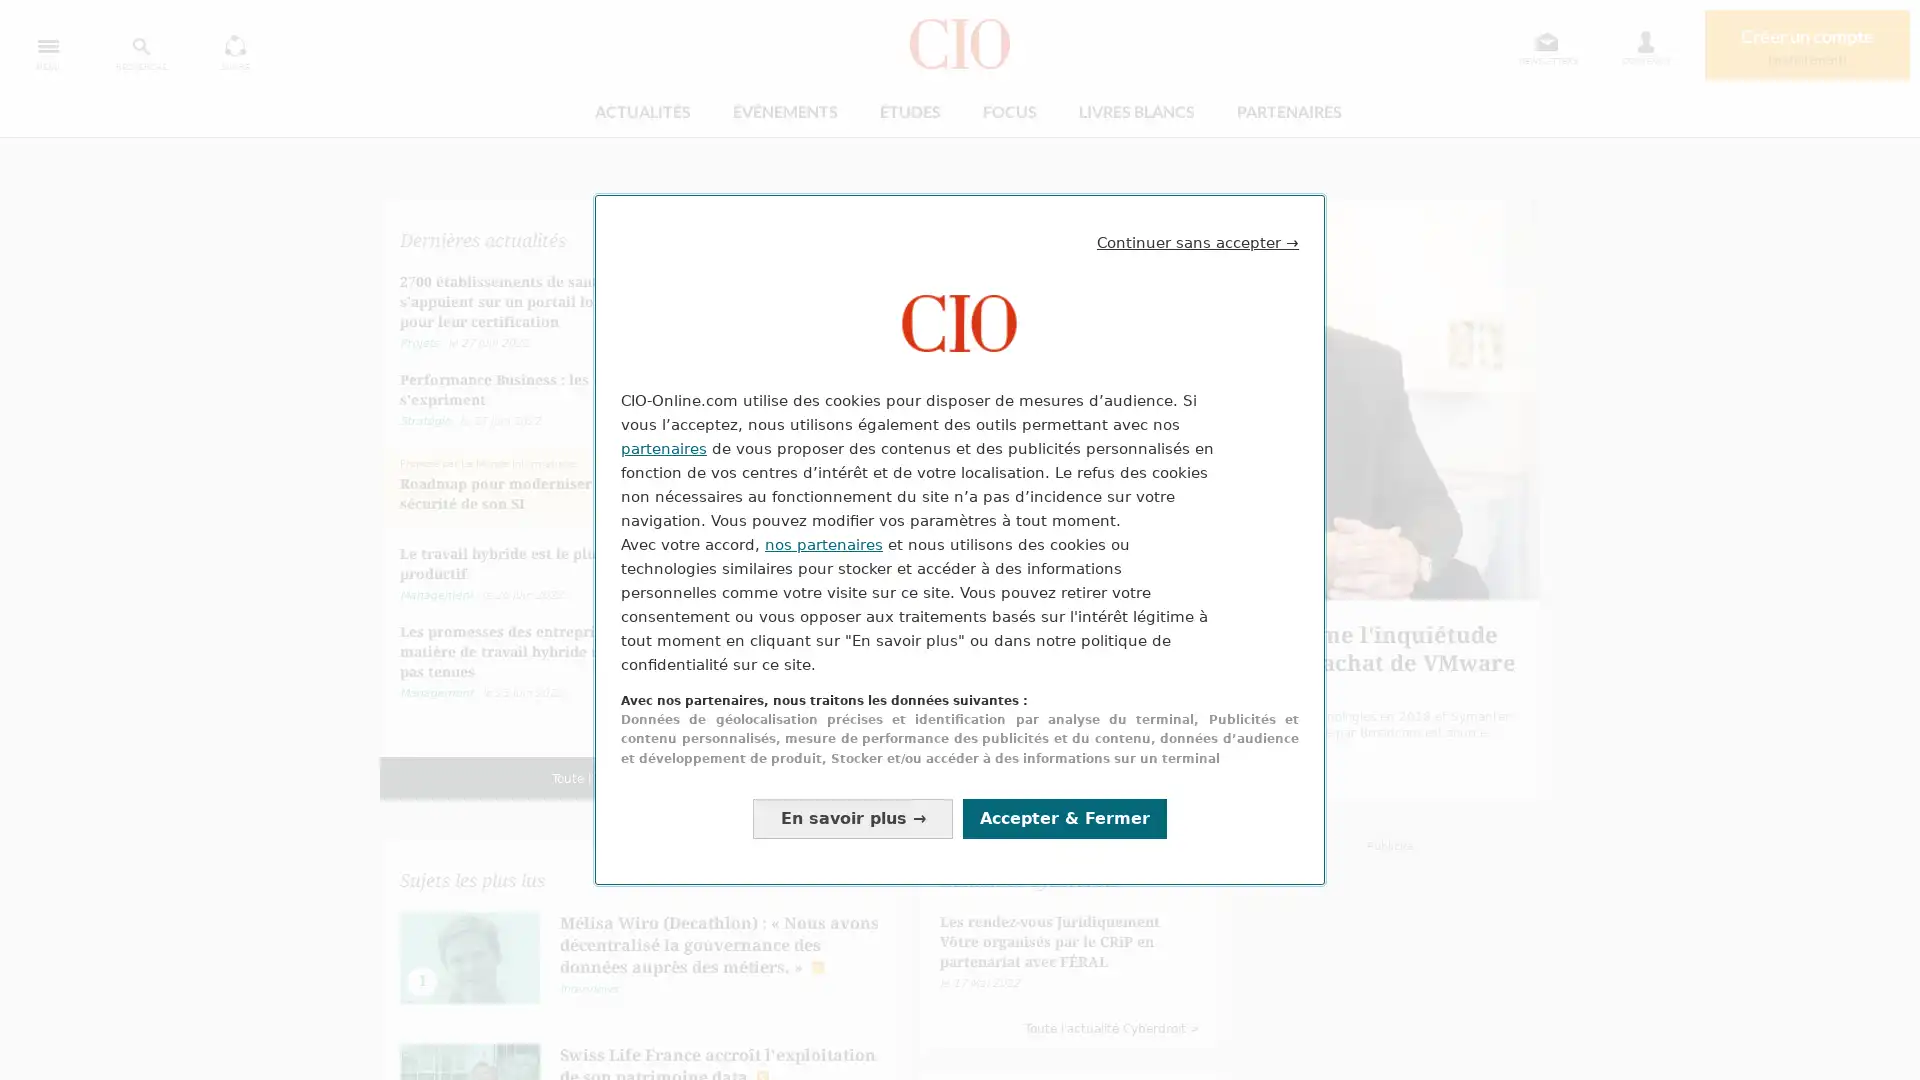  Describe the element at coordinates (853, 818) in the screenshot. I see `Configurer vos consentements` at that location.